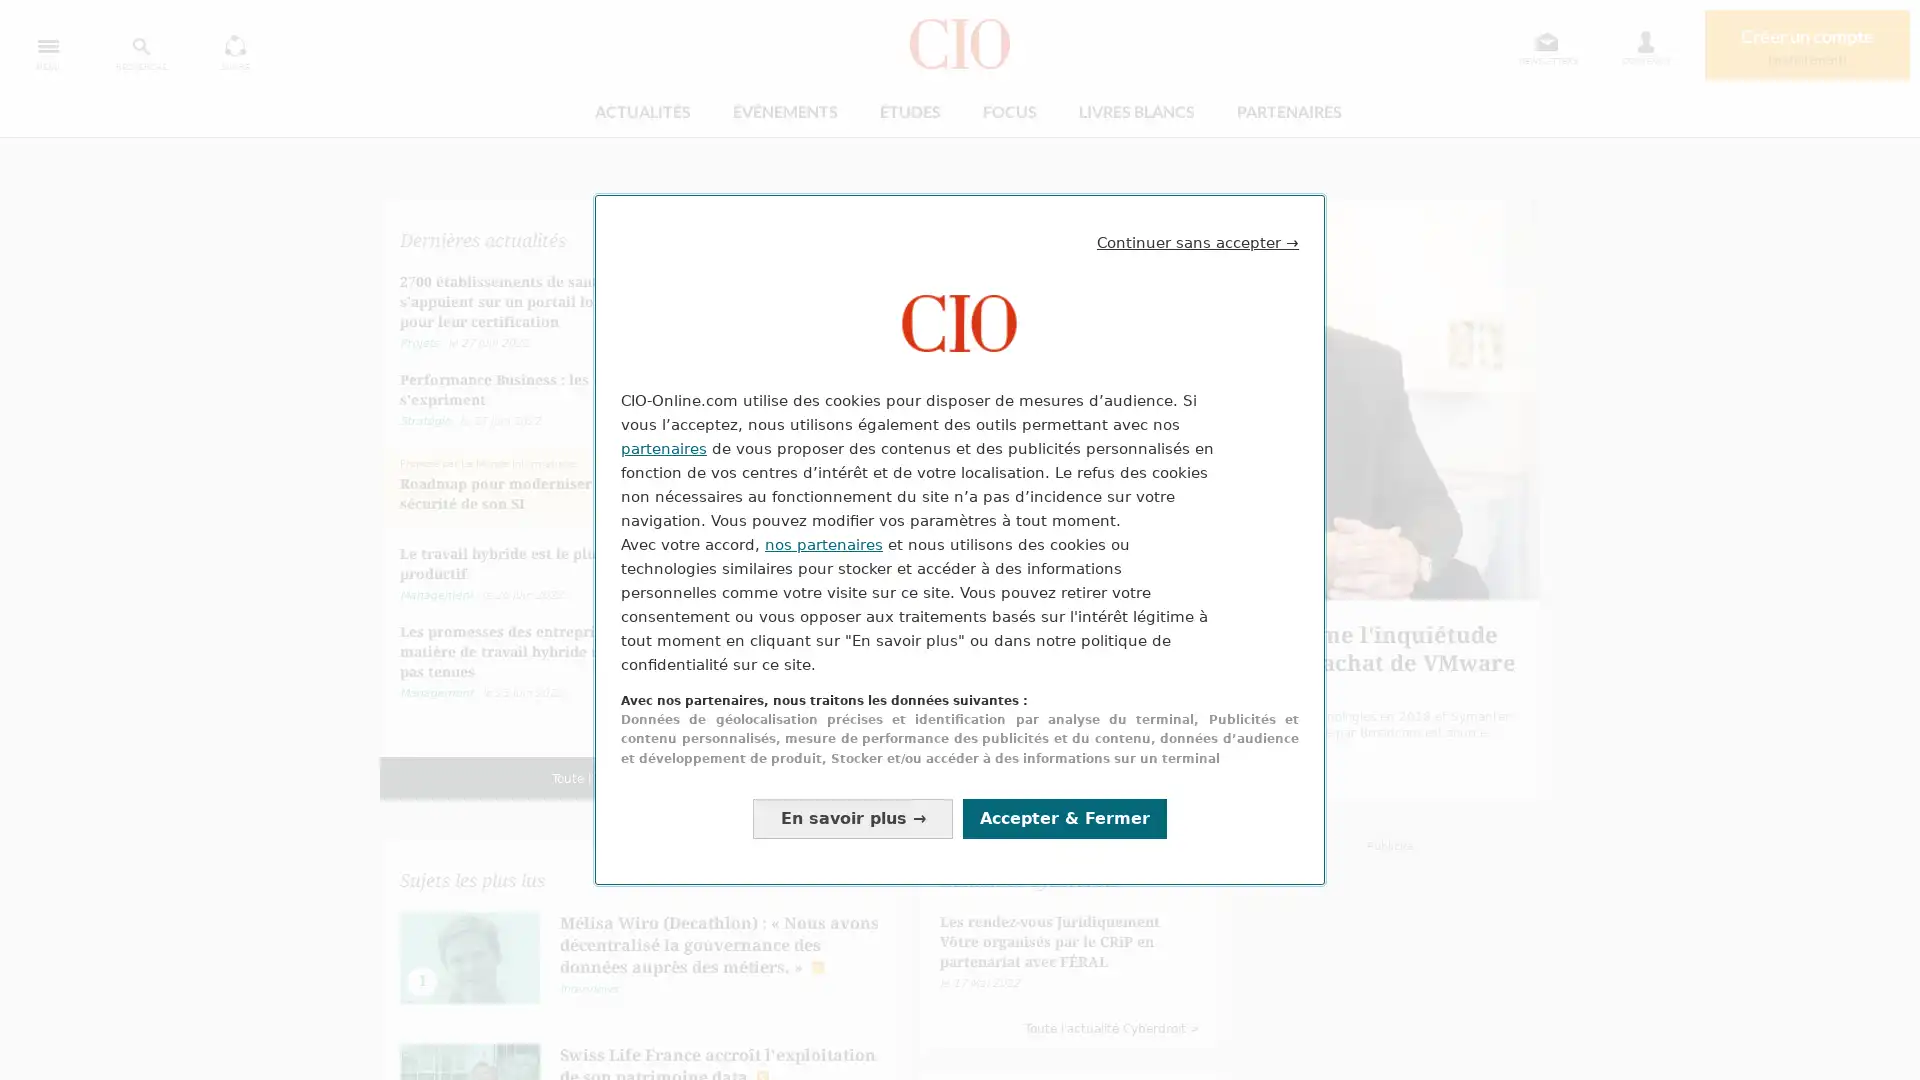  Describe the element at coordinates (853, 818) in the screenshot. I see `Configurer vos consentements` at that location.